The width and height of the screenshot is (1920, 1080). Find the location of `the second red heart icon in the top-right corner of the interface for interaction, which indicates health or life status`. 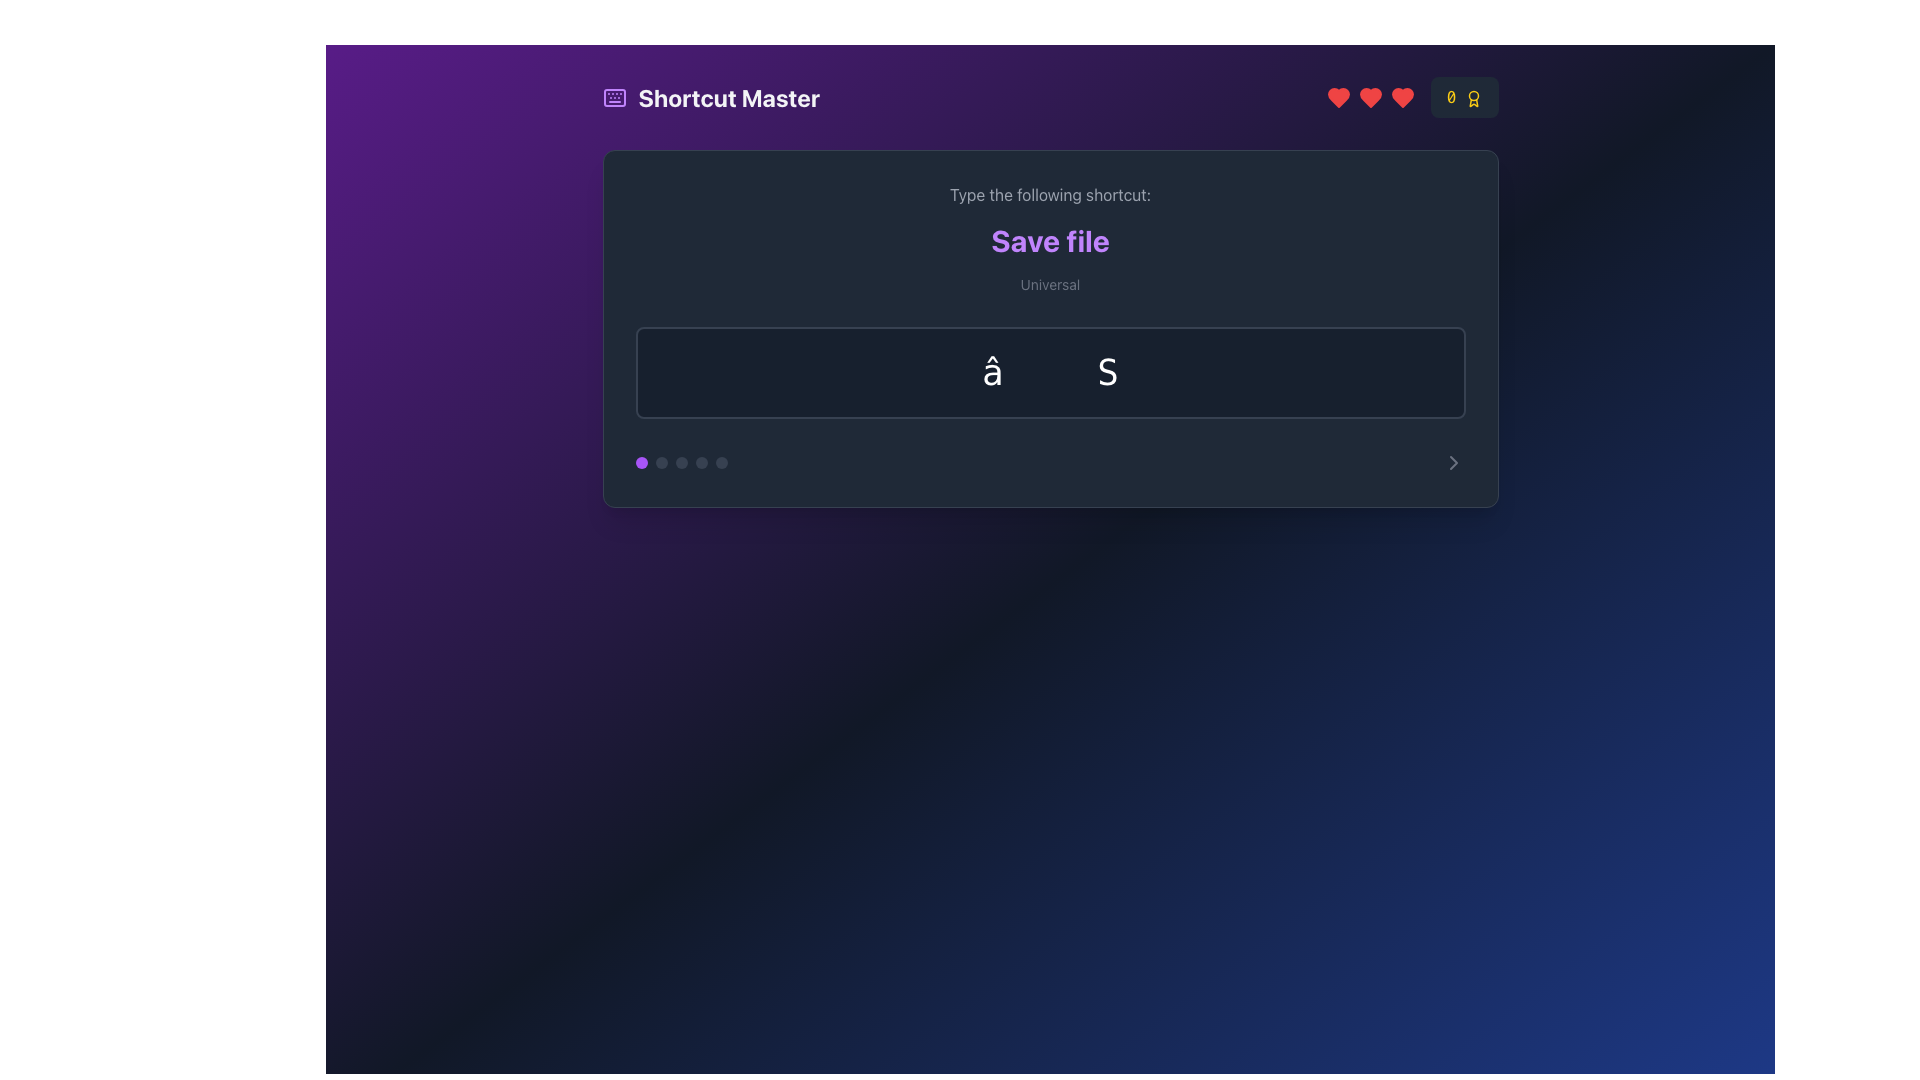

the second red heart icon in the top-right corner of the interface for interaction, which indicates health or life status is located at coordinates (1338, 97).